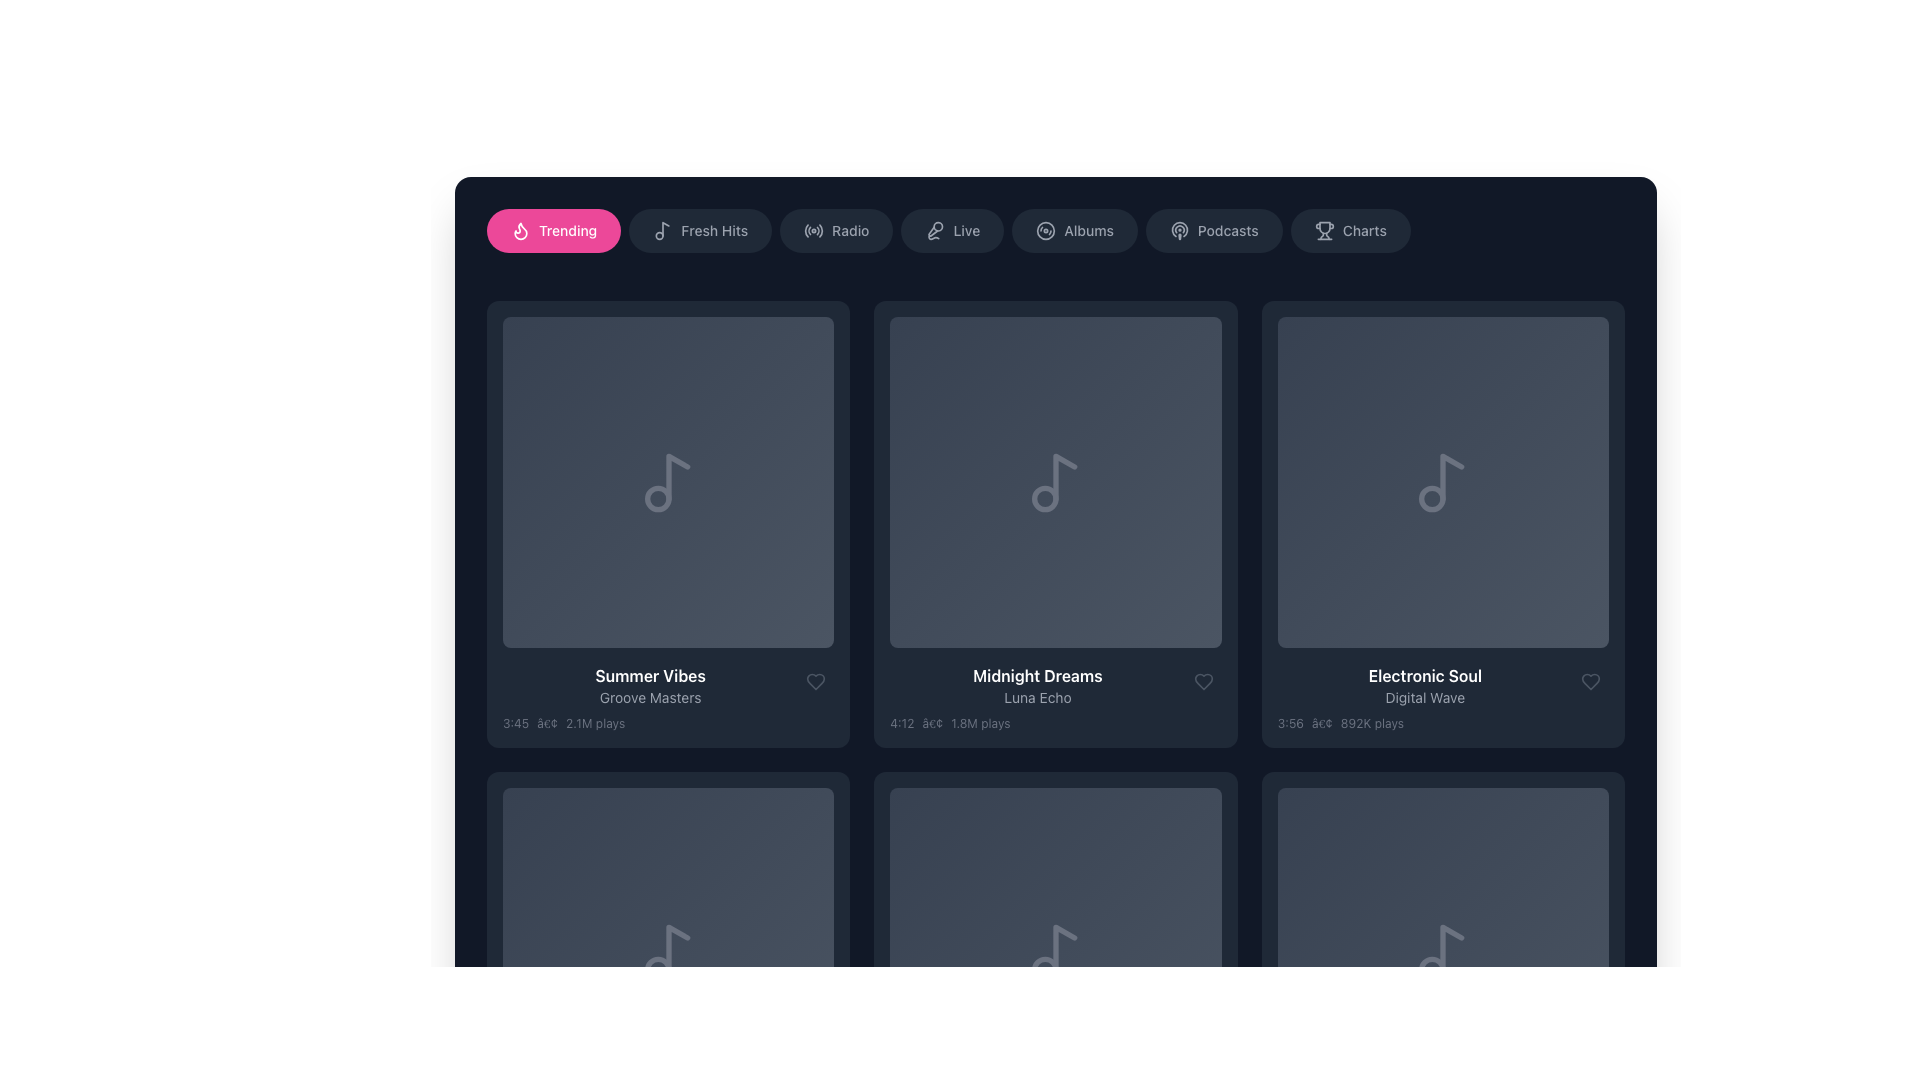 The image size is (1920, 1080). I want to click on the static text label displaying 'Live' in a medium-weight sans-serif font, which is styled in white on a dark background and located in the horizontal navigation bar at the top of the interface, so click(966, 230).